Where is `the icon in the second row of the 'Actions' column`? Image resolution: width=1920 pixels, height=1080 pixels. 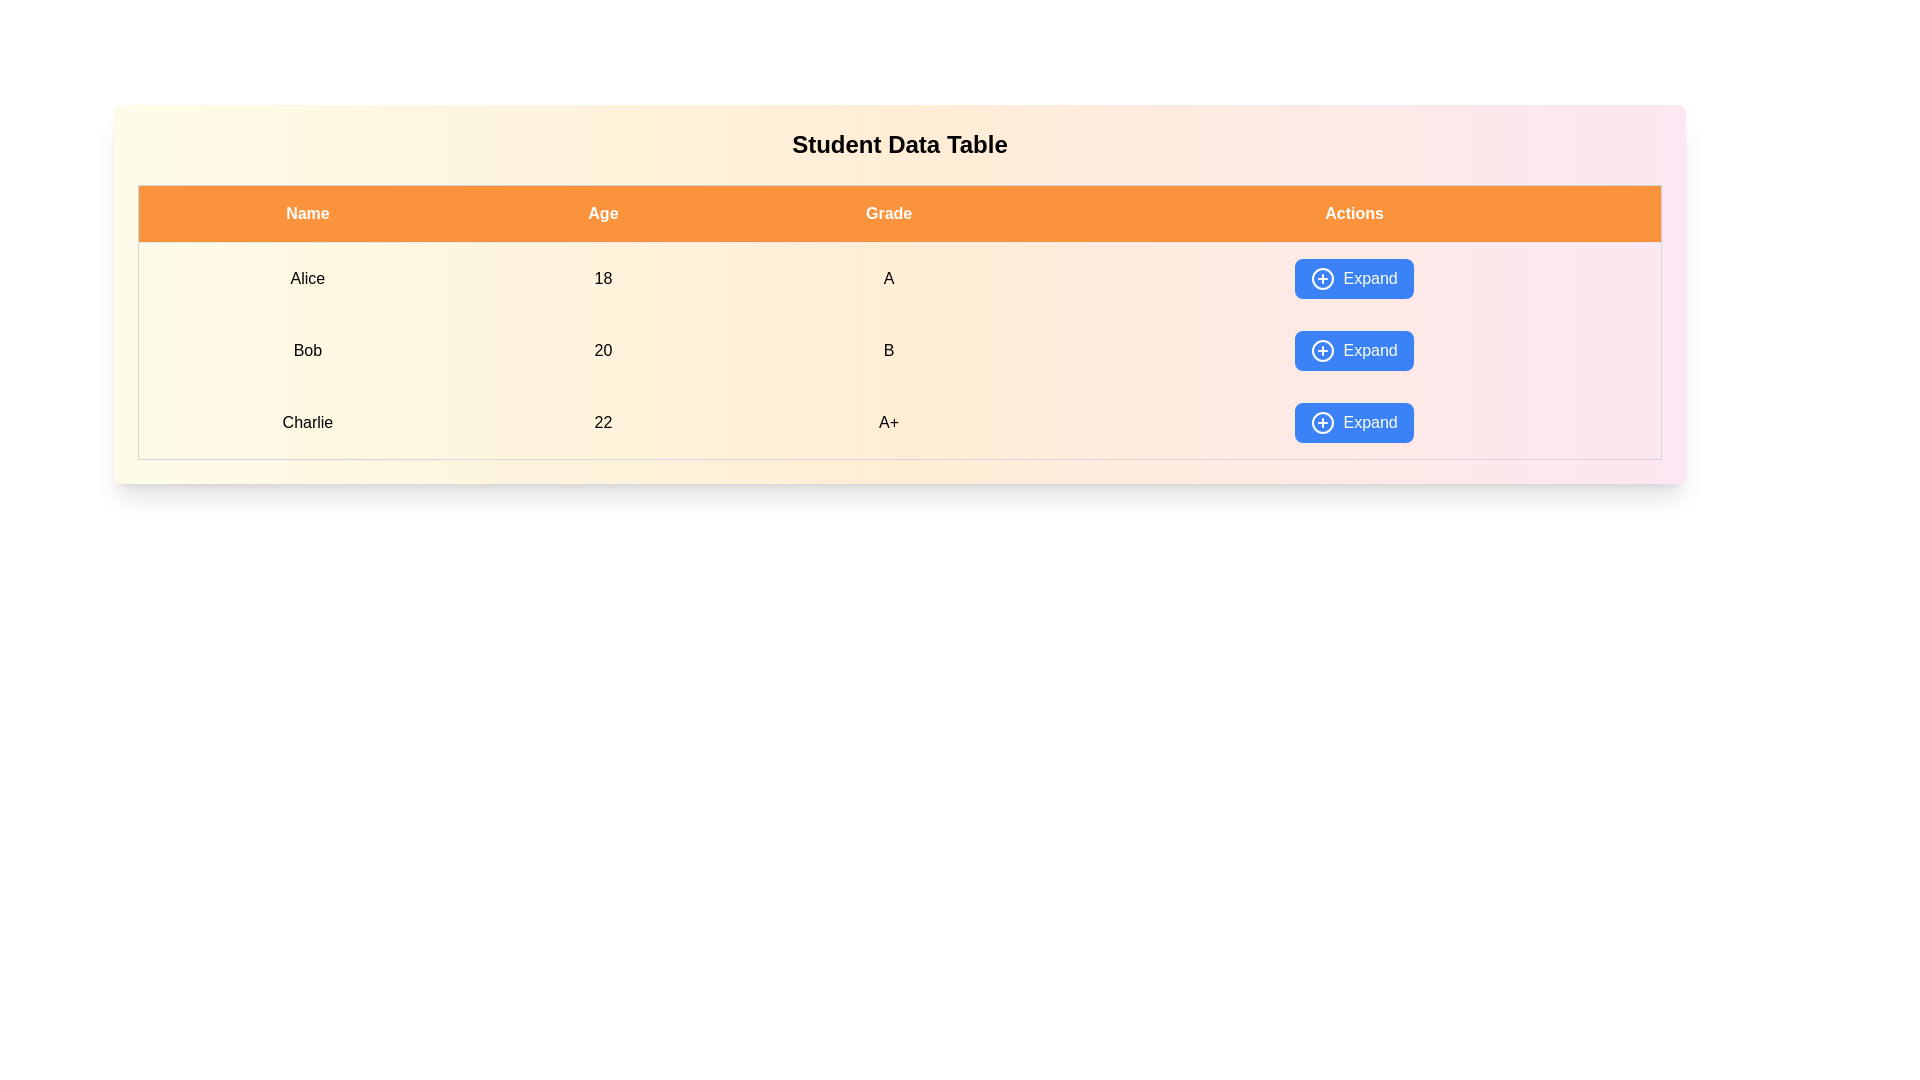
the icon in the second row of the 'Actions' column is located at coordinates (1323, 350).